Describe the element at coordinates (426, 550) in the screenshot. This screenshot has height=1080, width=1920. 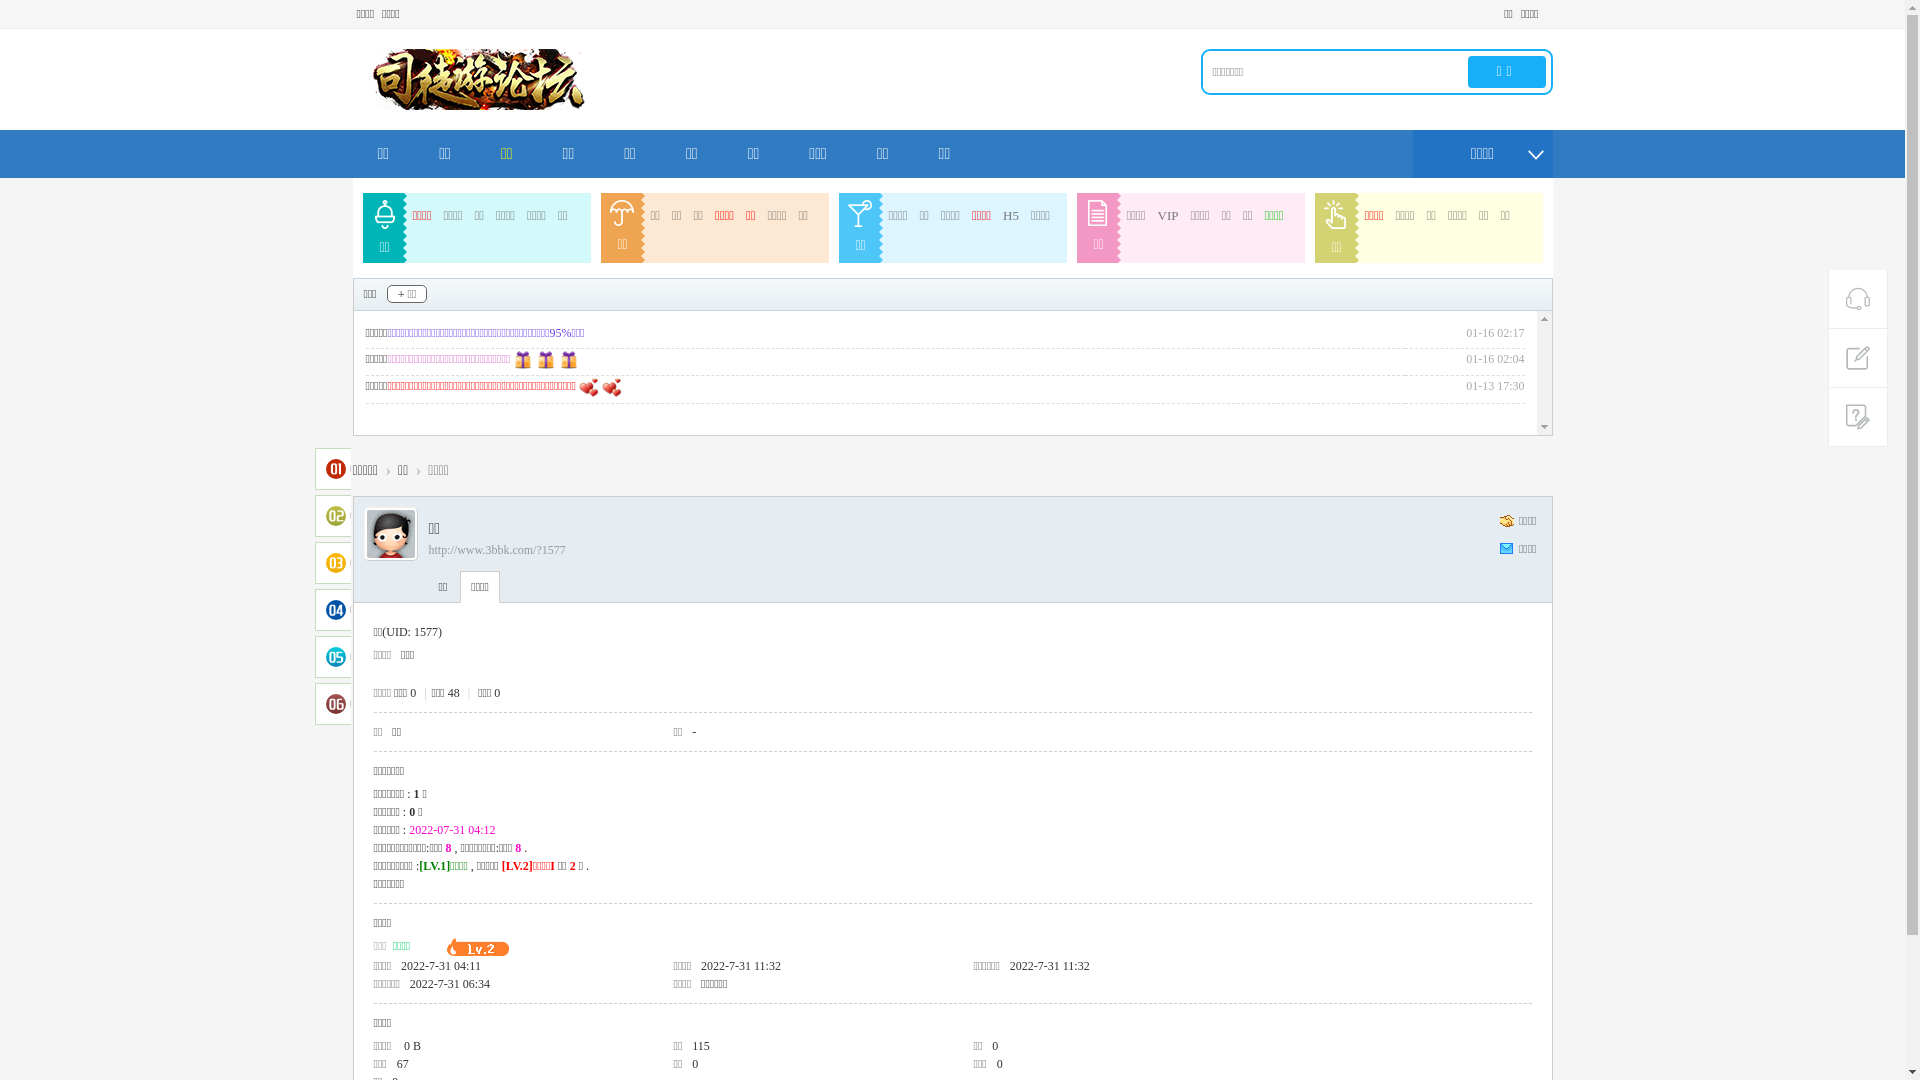
I see `'http://www.3bbk.com/?1577'` at that location.